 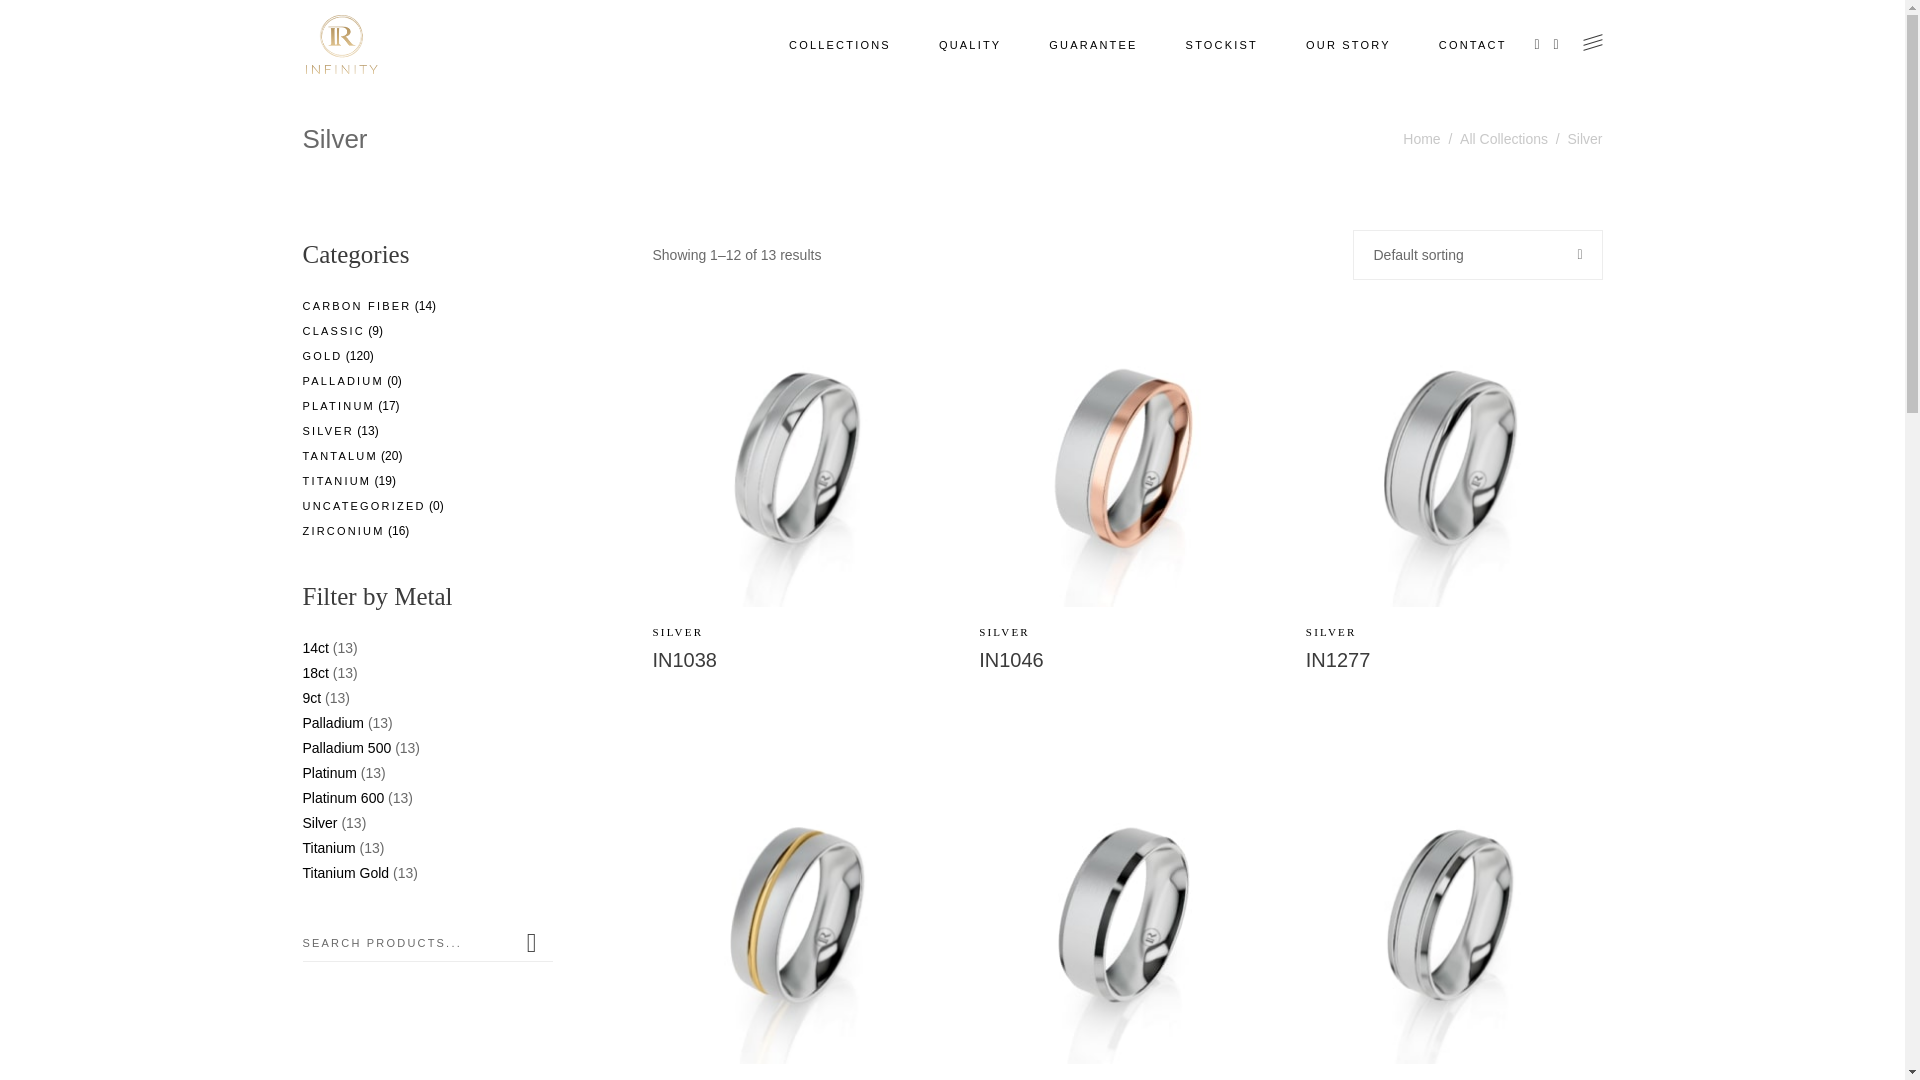 What do you see at coordinates (1221, 45) in the screenshot?
I see `'STOCKIST'` at bounding box center [1221, 45].